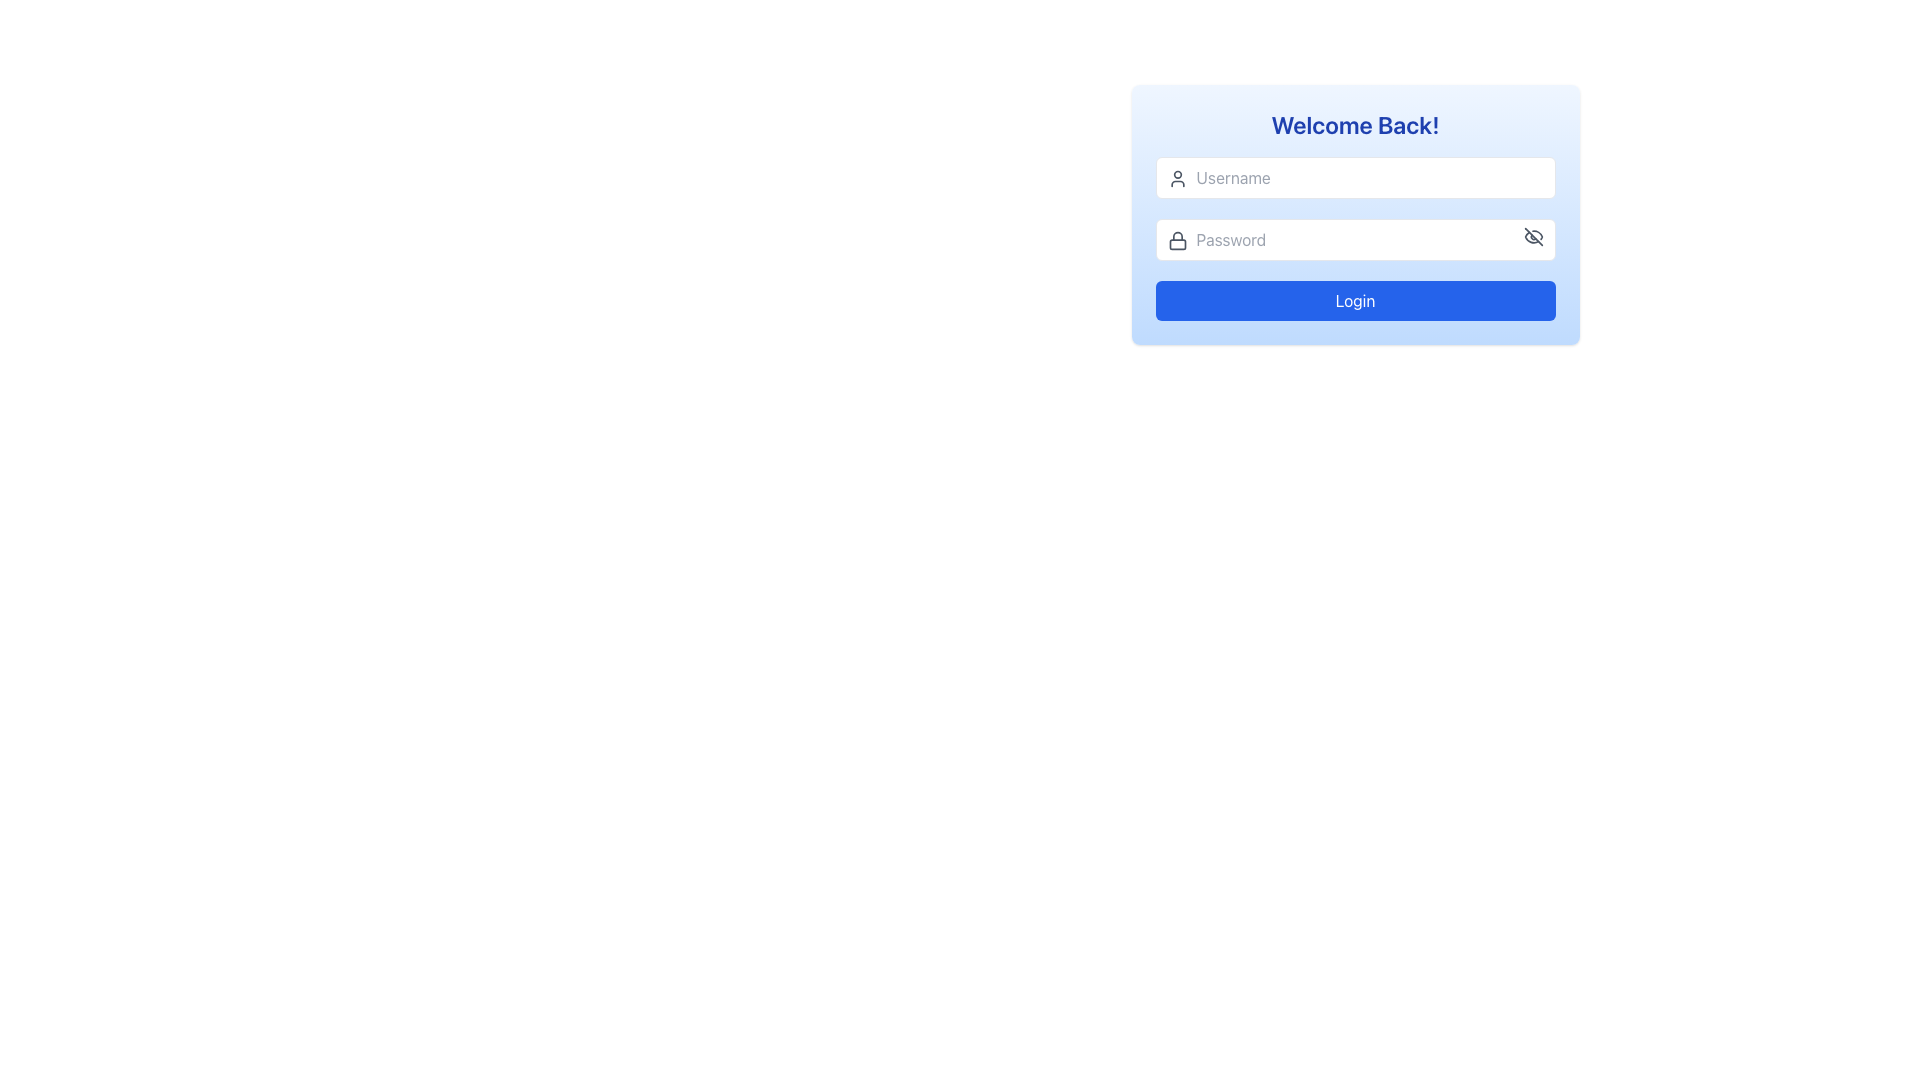 The width and height of the screenshot is (1920, 1080). What do you see at coordinates (1177, 239) in the screenshot?
I see `the small lock icon, which is a simplistic padlock design in dark gray strokes, located to the immediate left of the password input field on the login form` at bounding box center [1177, 239].